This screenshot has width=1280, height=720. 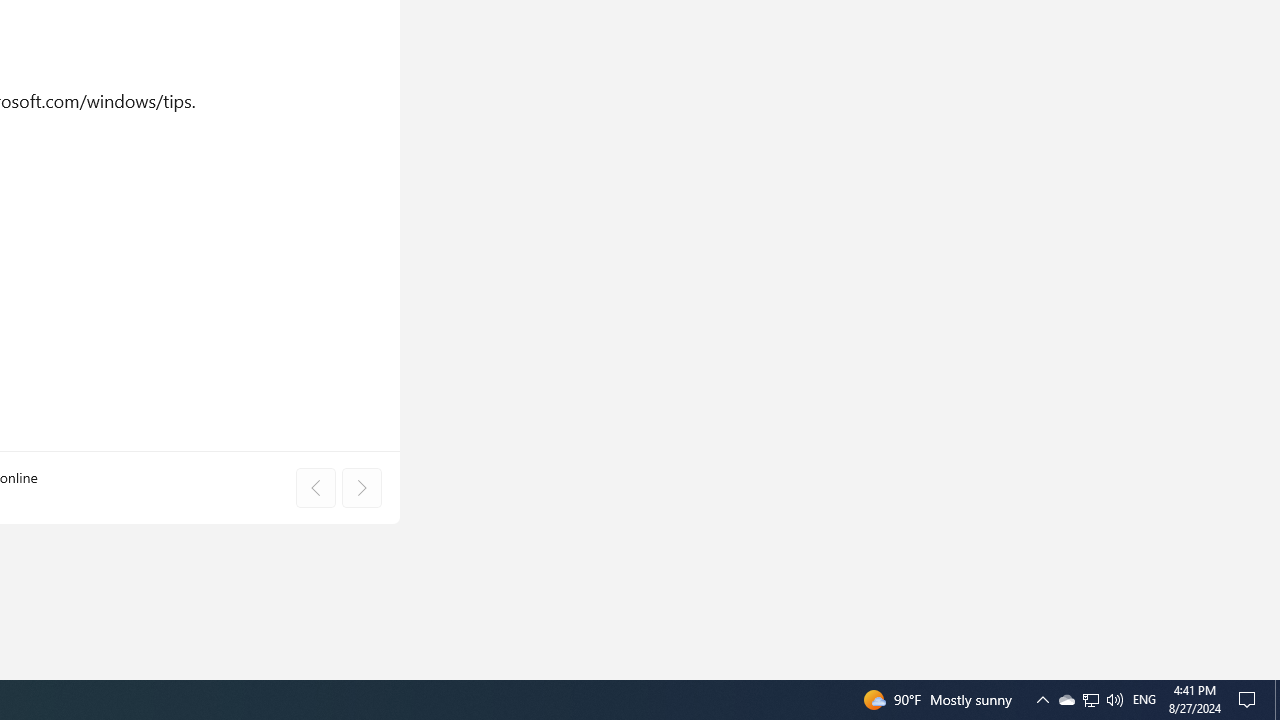 I want to click on 'Previous tip', so click(x=314, y=488).